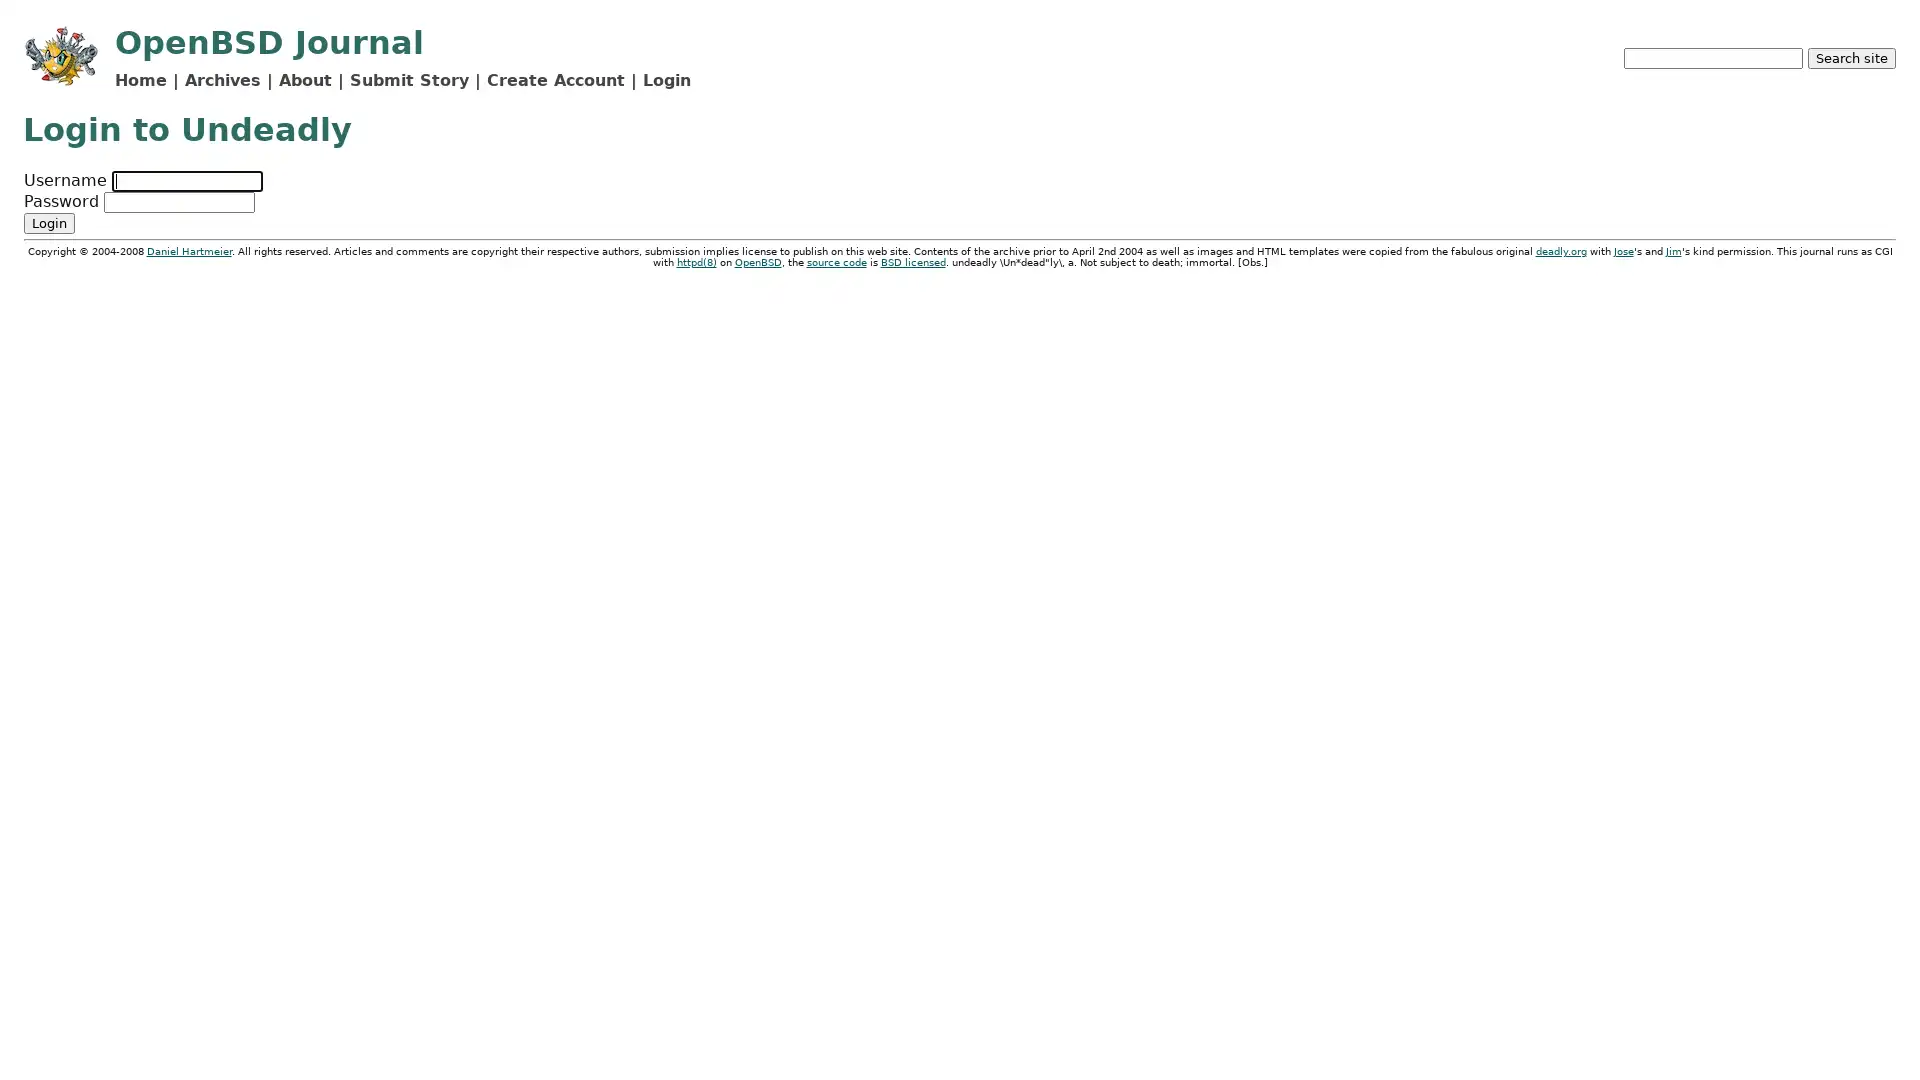 The image size is (1920, 1080). Describe the element at coordinates (49, 222) in the screenshot. I see `Login` at that location.